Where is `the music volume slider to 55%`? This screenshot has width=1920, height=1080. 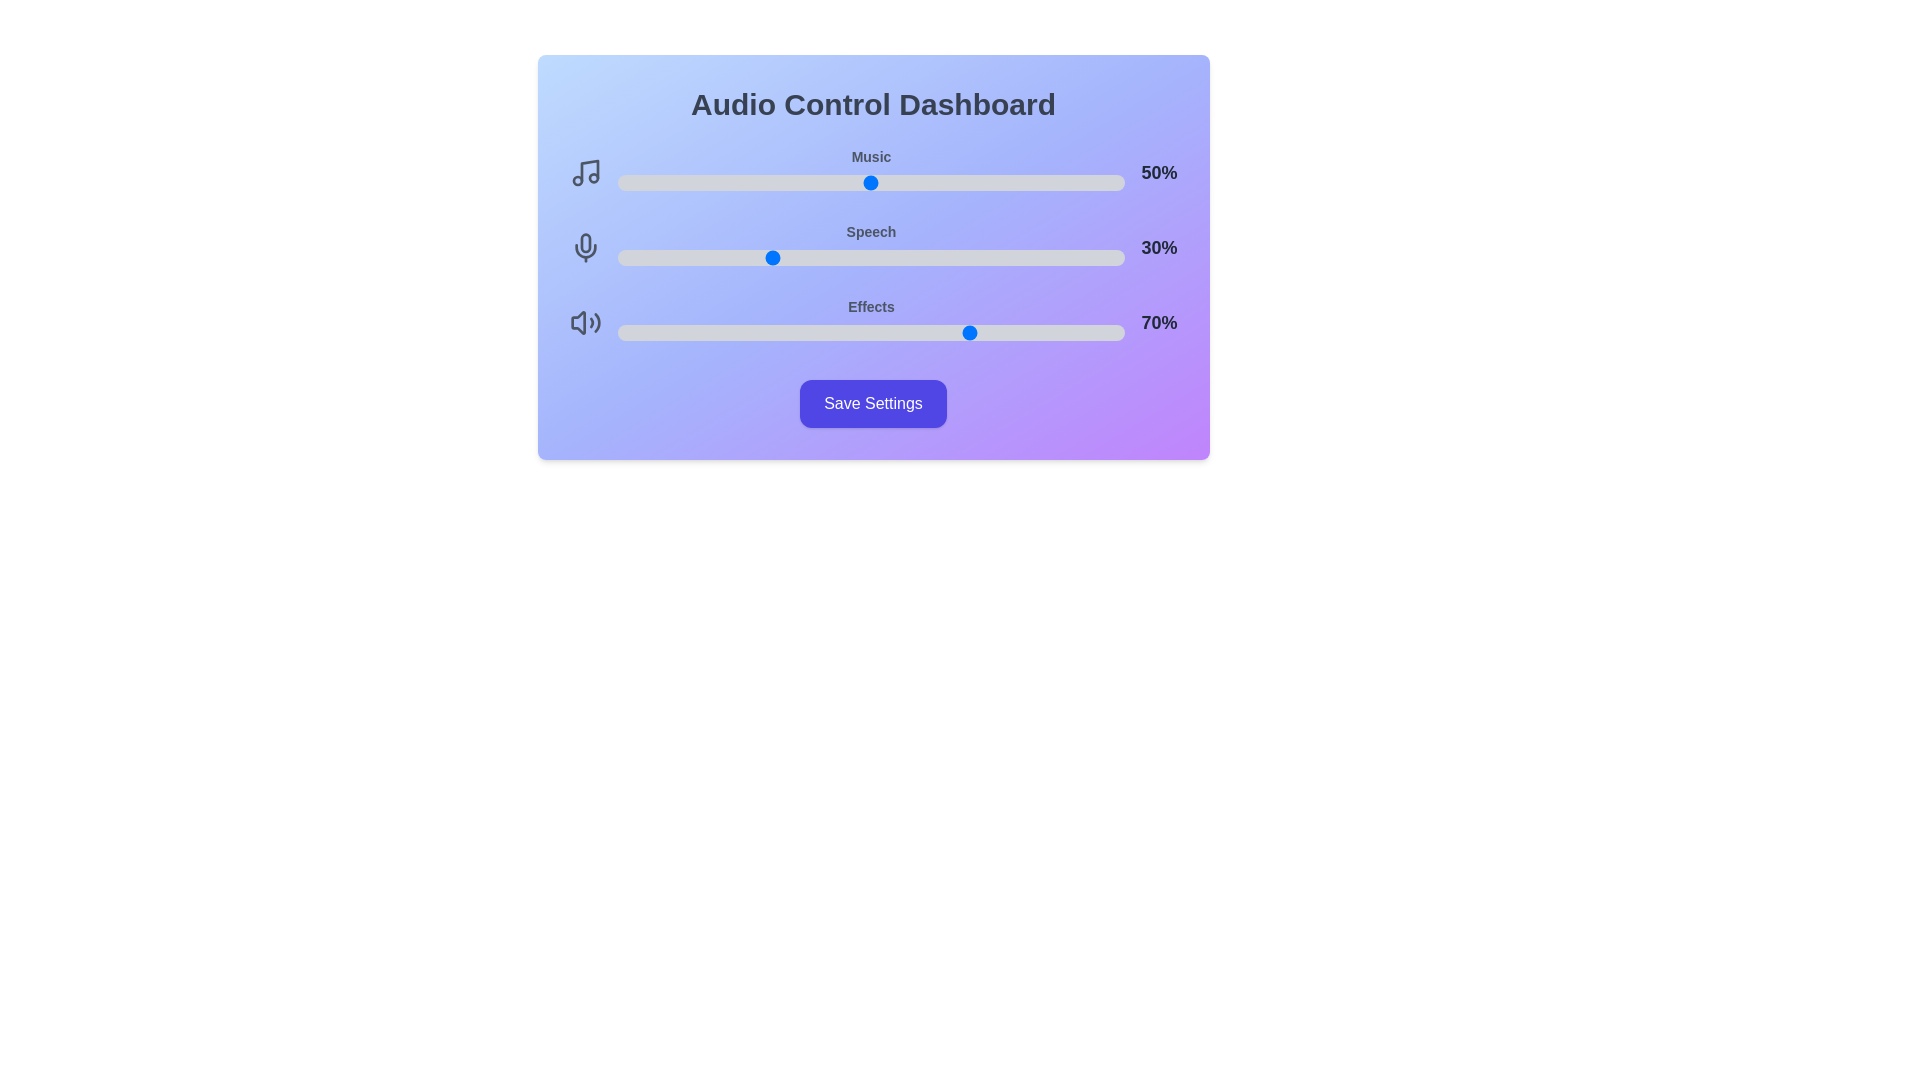 the music volume slider to 55% is located at coordinates (895, 182).